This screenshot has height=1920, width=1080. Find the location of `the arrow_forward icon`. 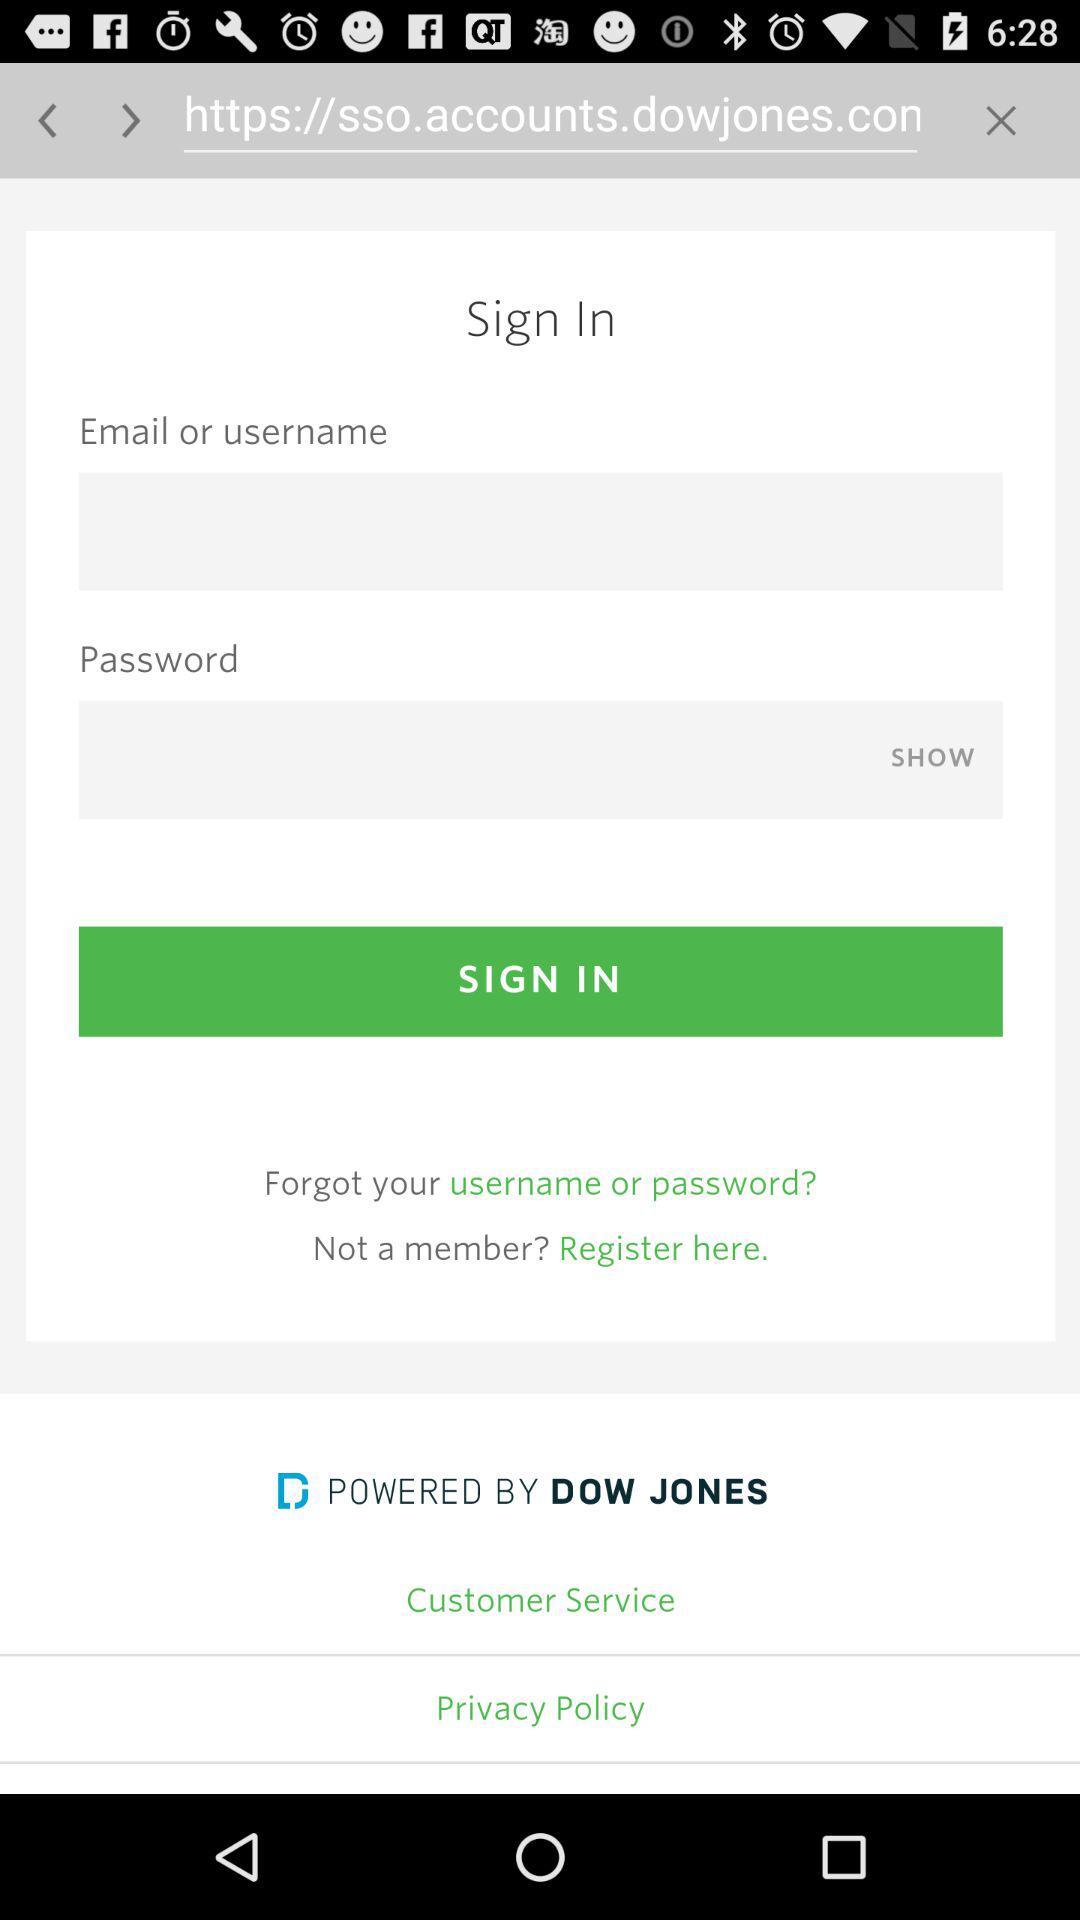

the arrow_forward icon is located at coordinates (131, 128).